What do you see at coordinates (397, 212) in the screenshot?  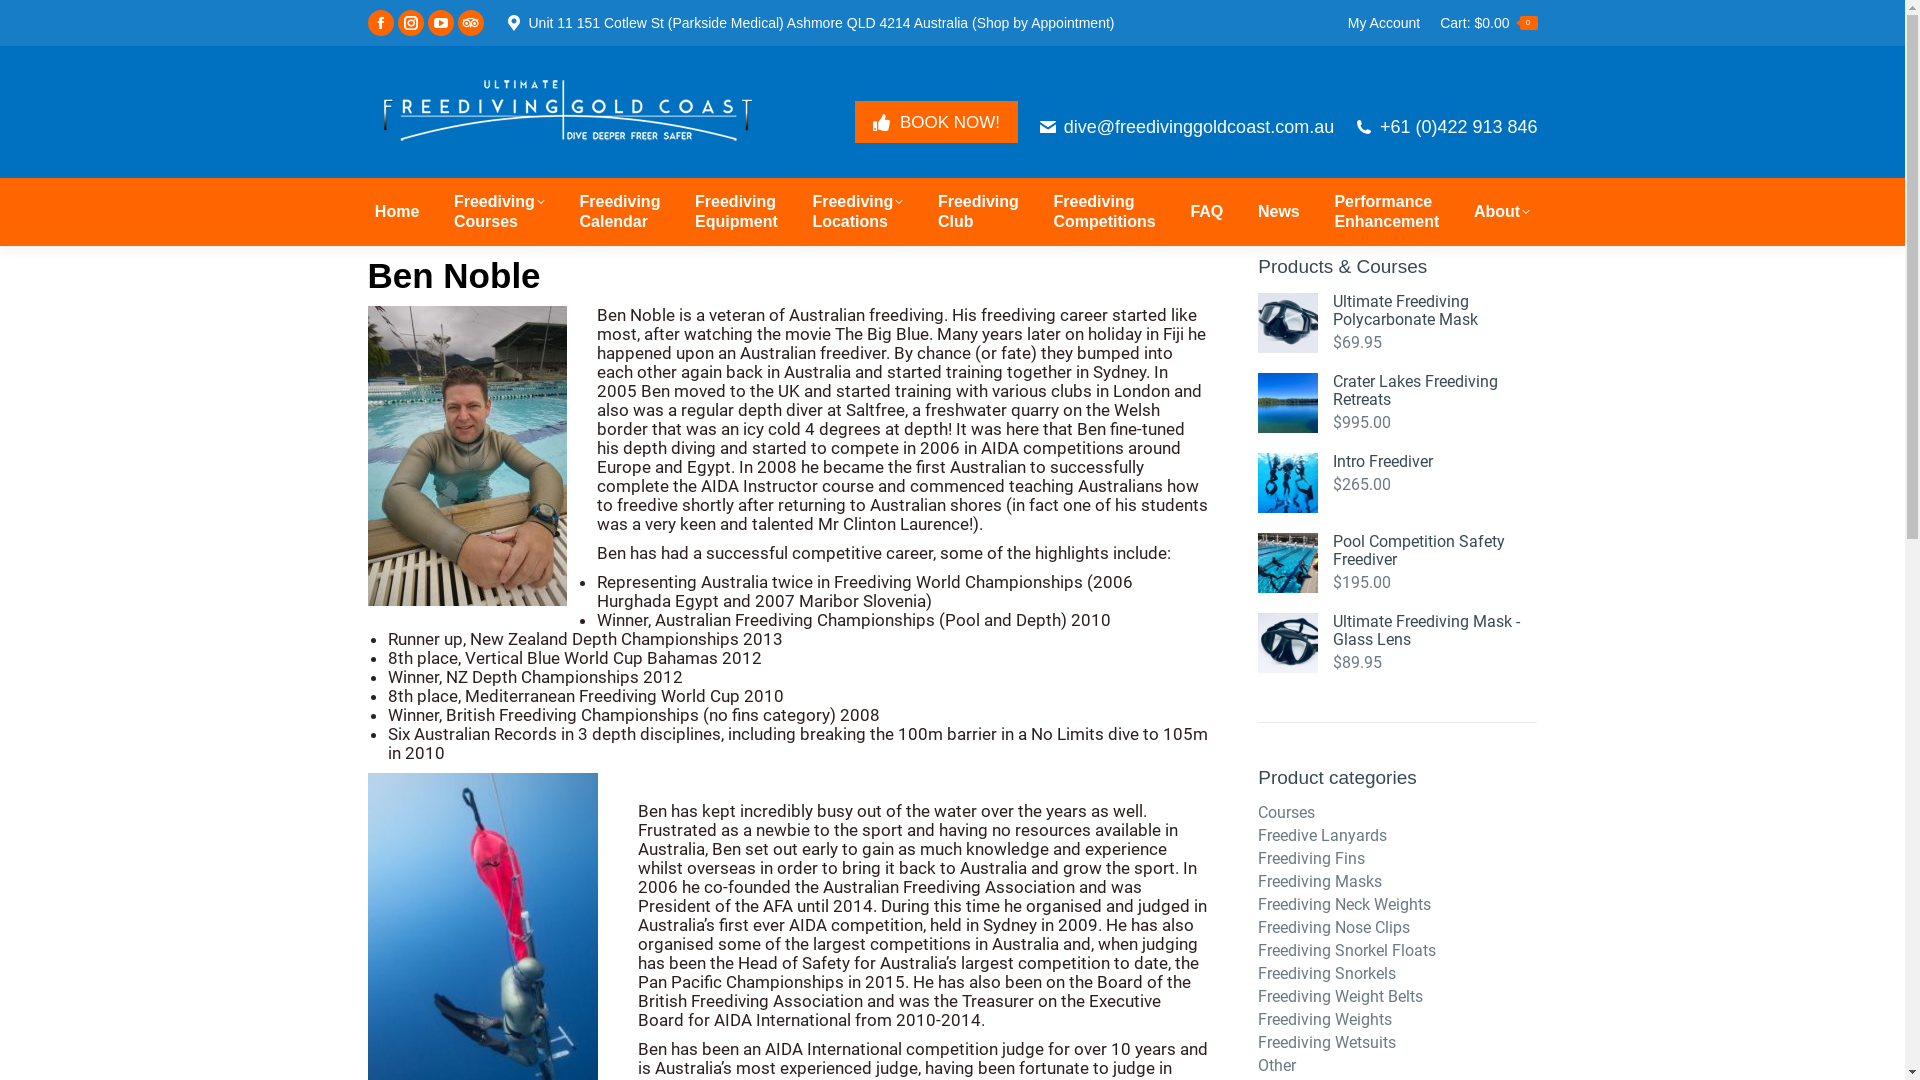 I see `'Home'` at bounding box center [397, 212].